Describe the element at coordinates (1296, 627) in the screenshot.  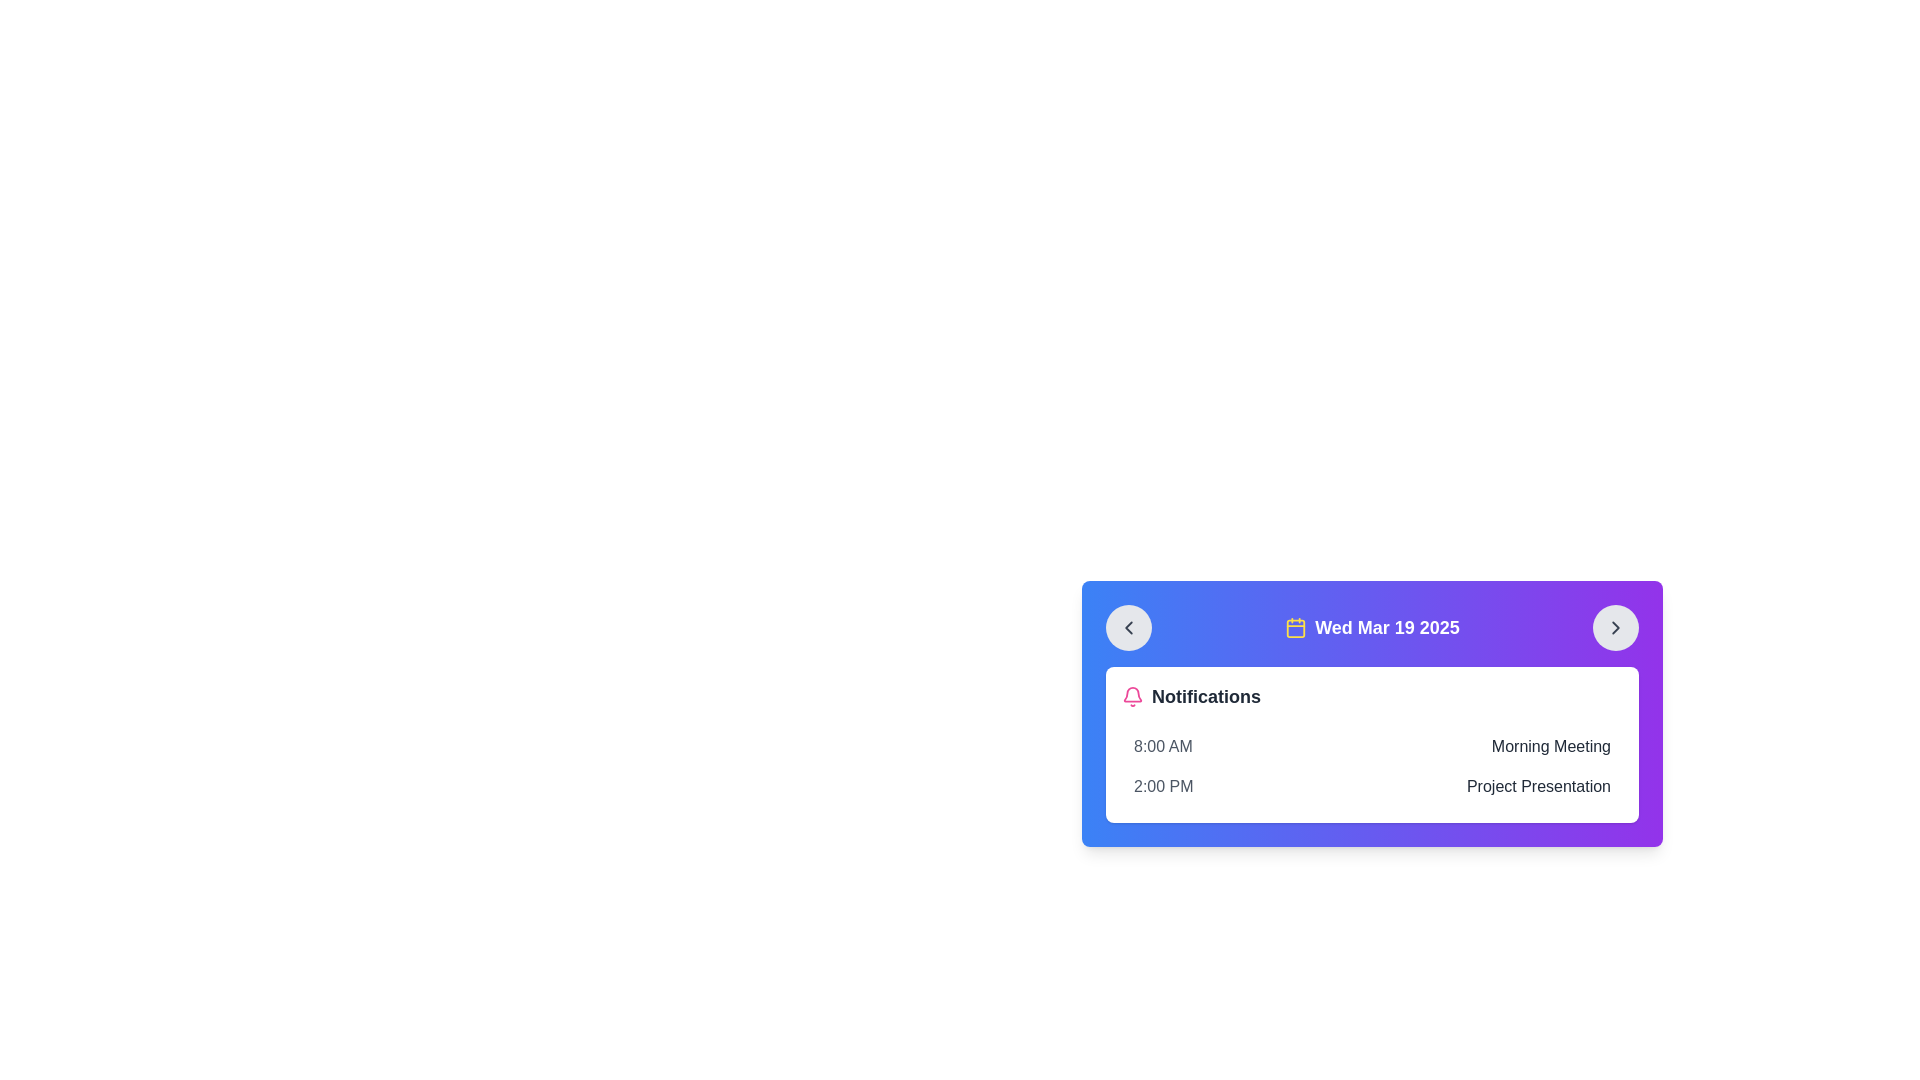
I see `the calendar icon with a yellow outline on a blue background, which is located adjacent to the text 'Wed Mar 19 2025'` at that location.